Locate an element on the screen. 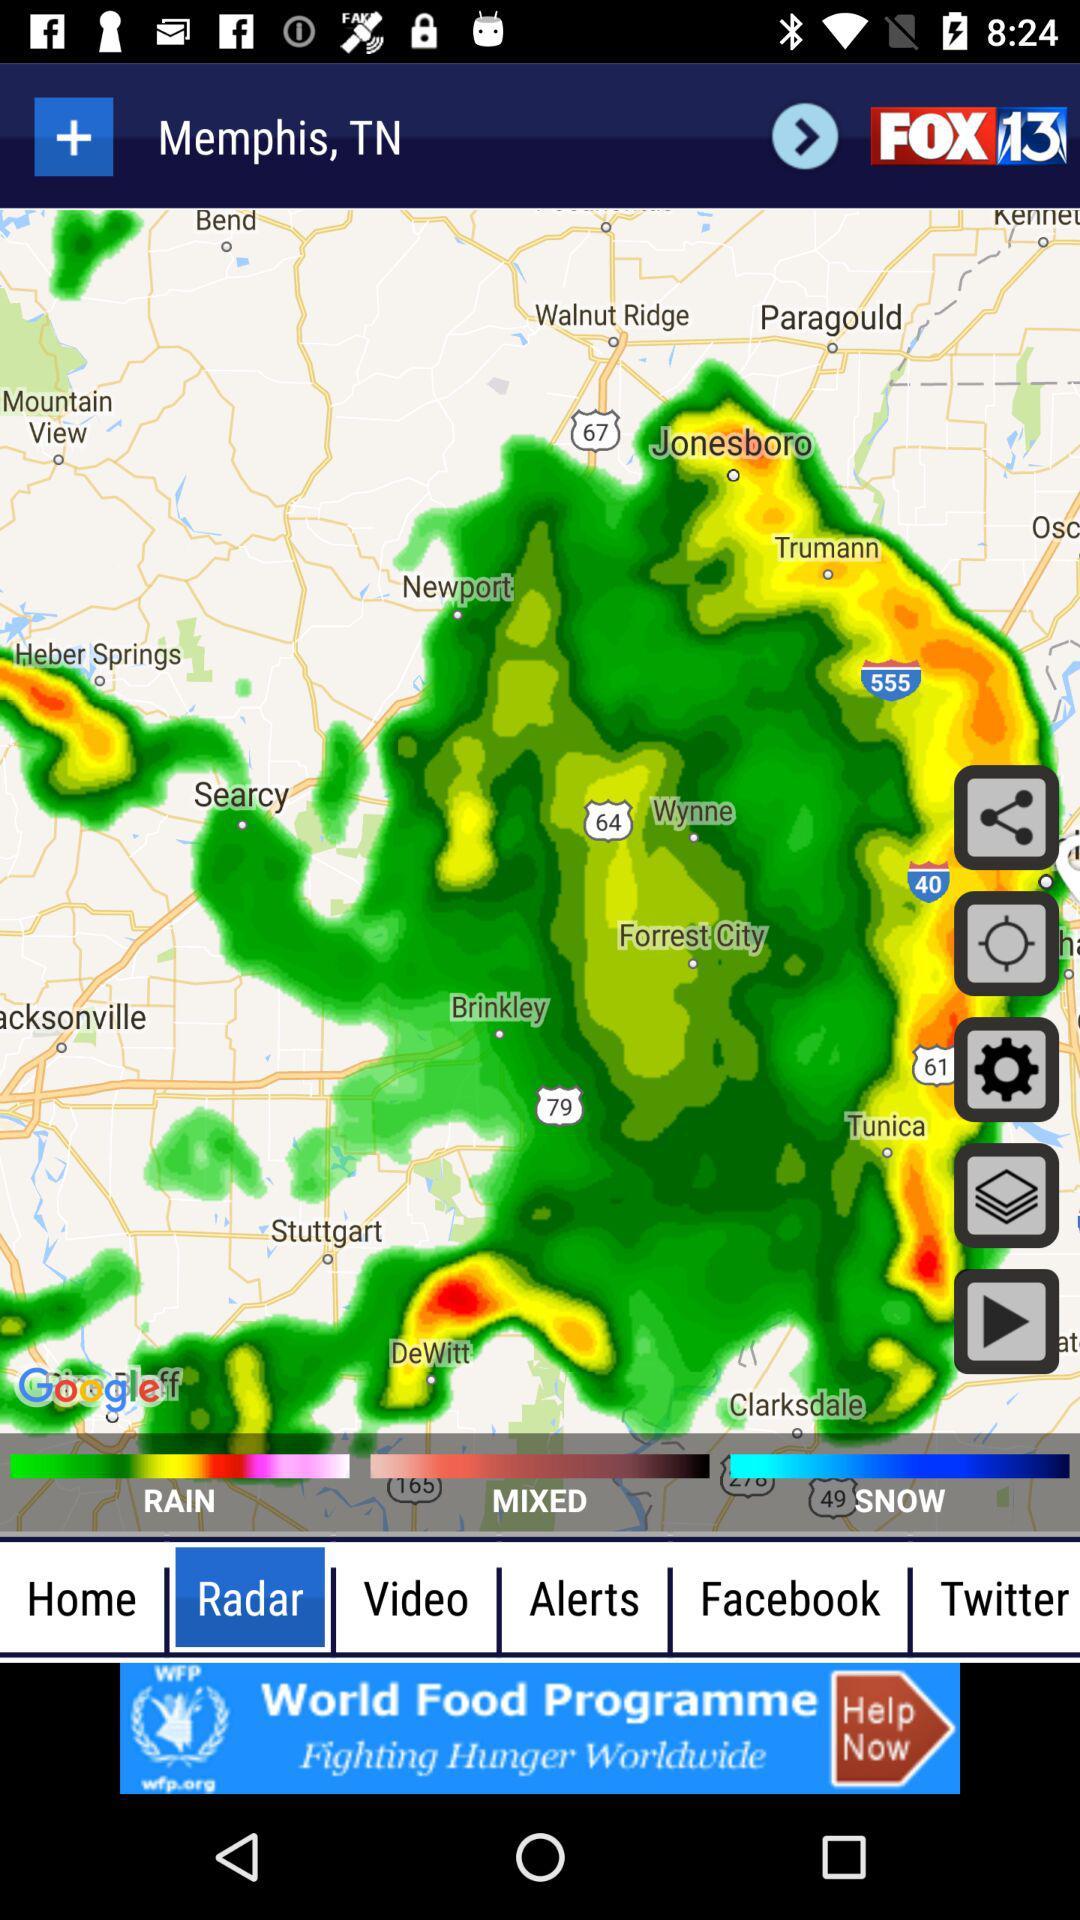  acount is located at coordinates (72, 135).